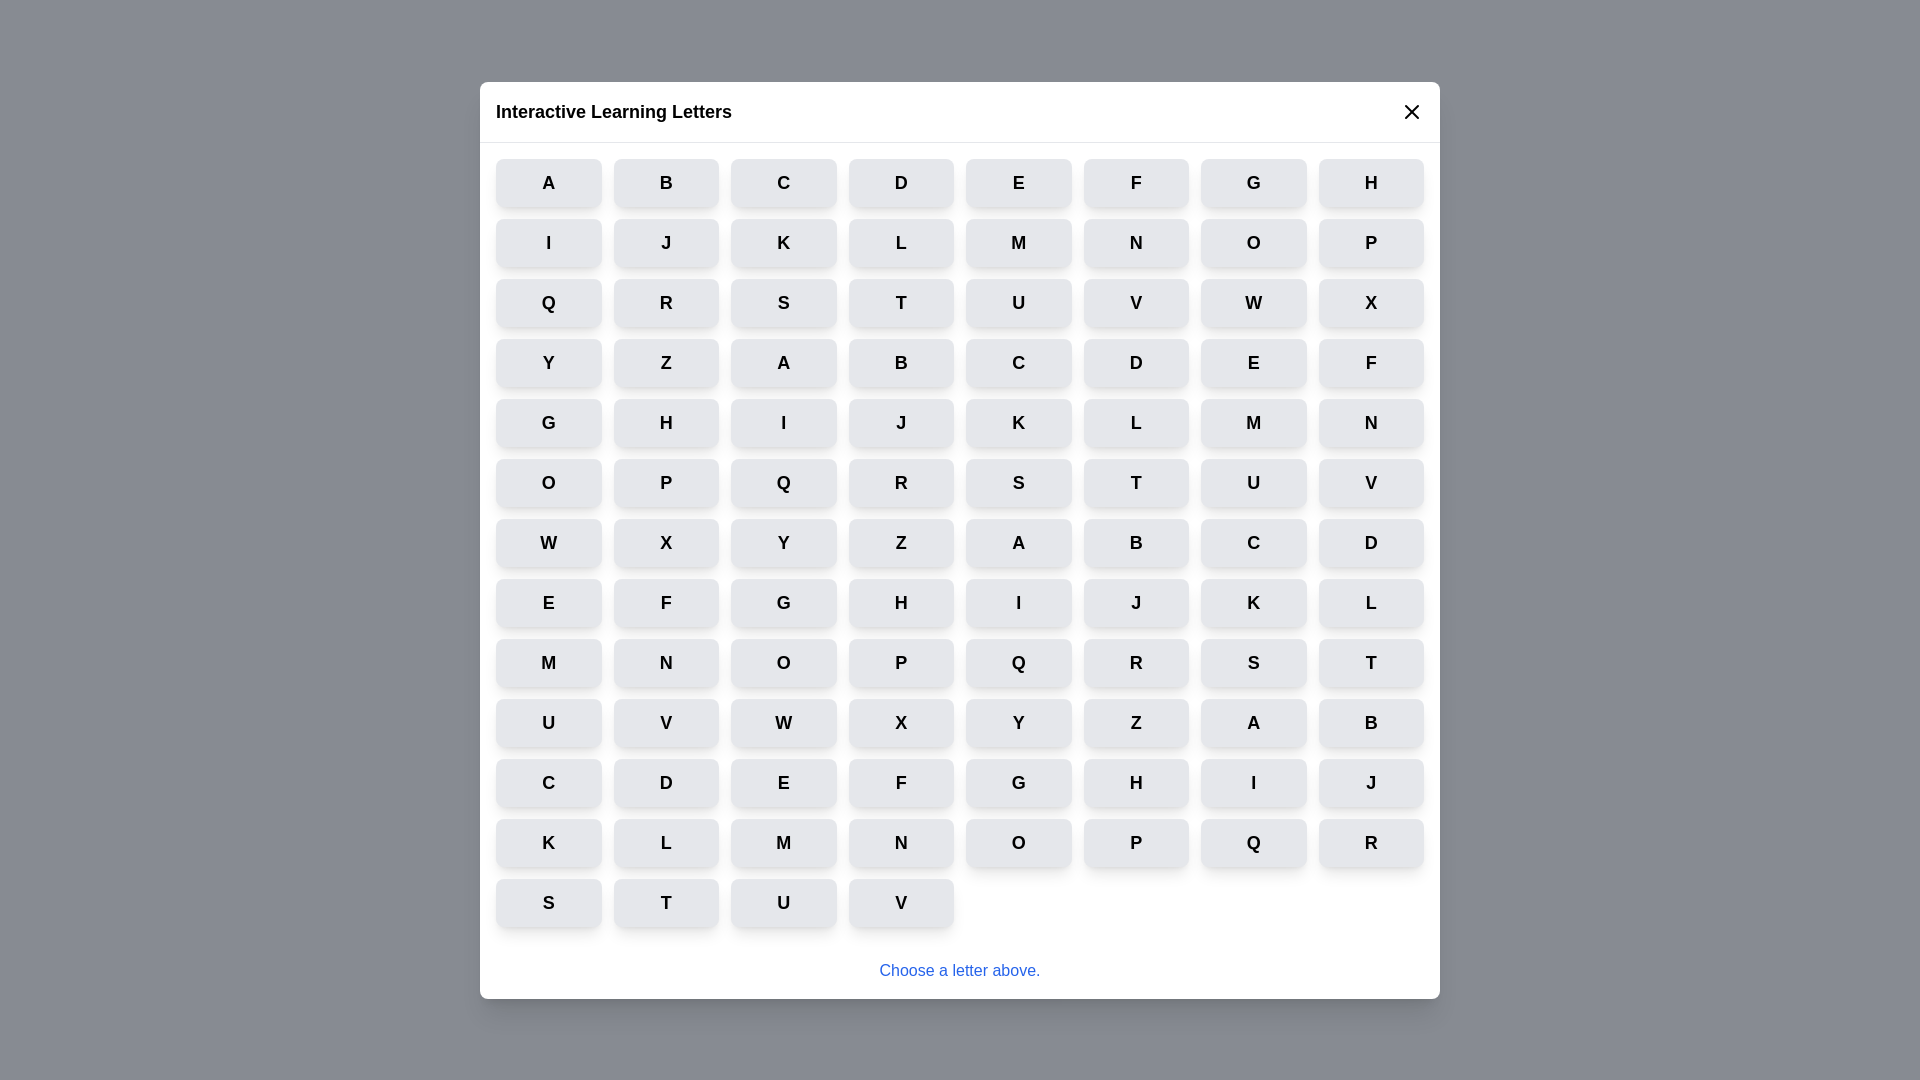 The height and width of the screenshot is (1080, 1920). I want to click on the letter button labeled C, so click(782, 182).